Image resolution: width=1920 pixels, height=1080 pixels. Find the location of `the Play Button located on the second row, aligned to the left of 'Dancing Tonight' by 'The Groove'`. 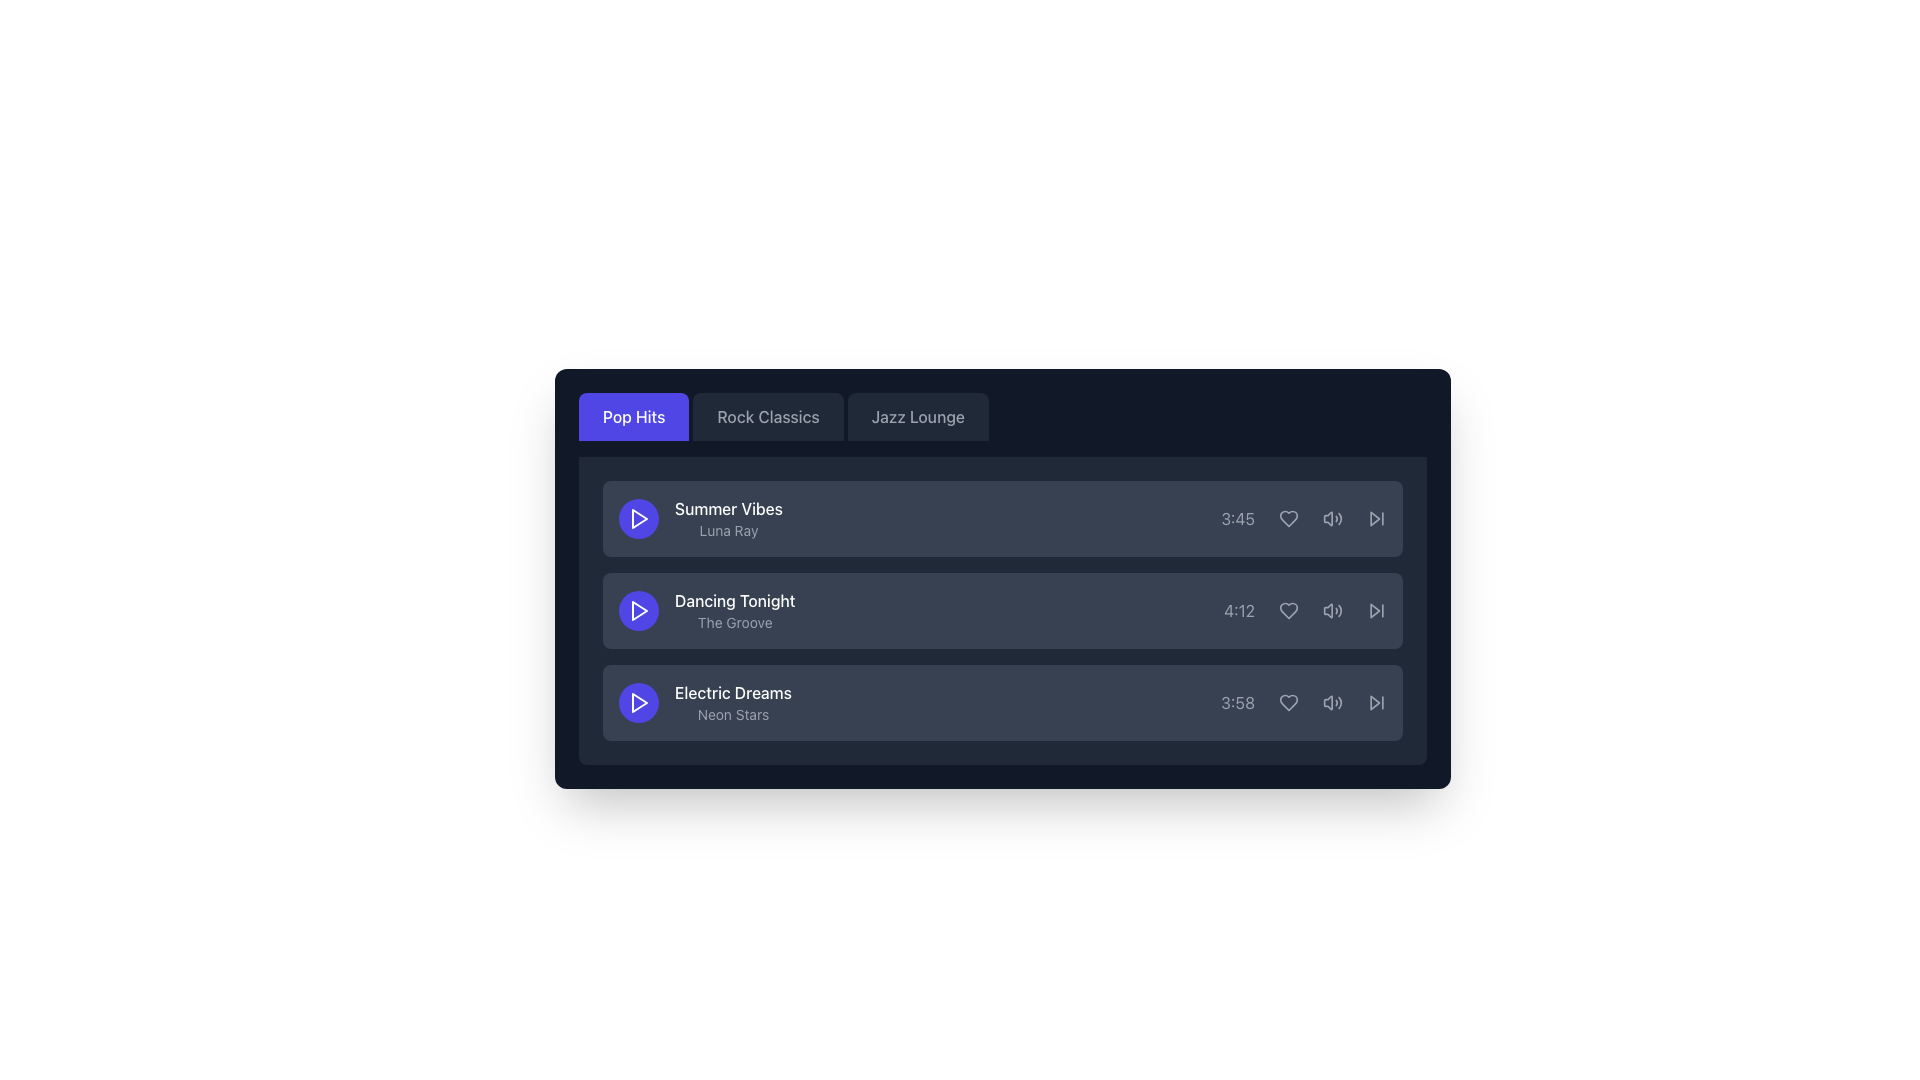

the Play Button located on the second row, aligned to the left of 'Dancing Tonight' by 'The Groove' is located at coordinates (637, 609).